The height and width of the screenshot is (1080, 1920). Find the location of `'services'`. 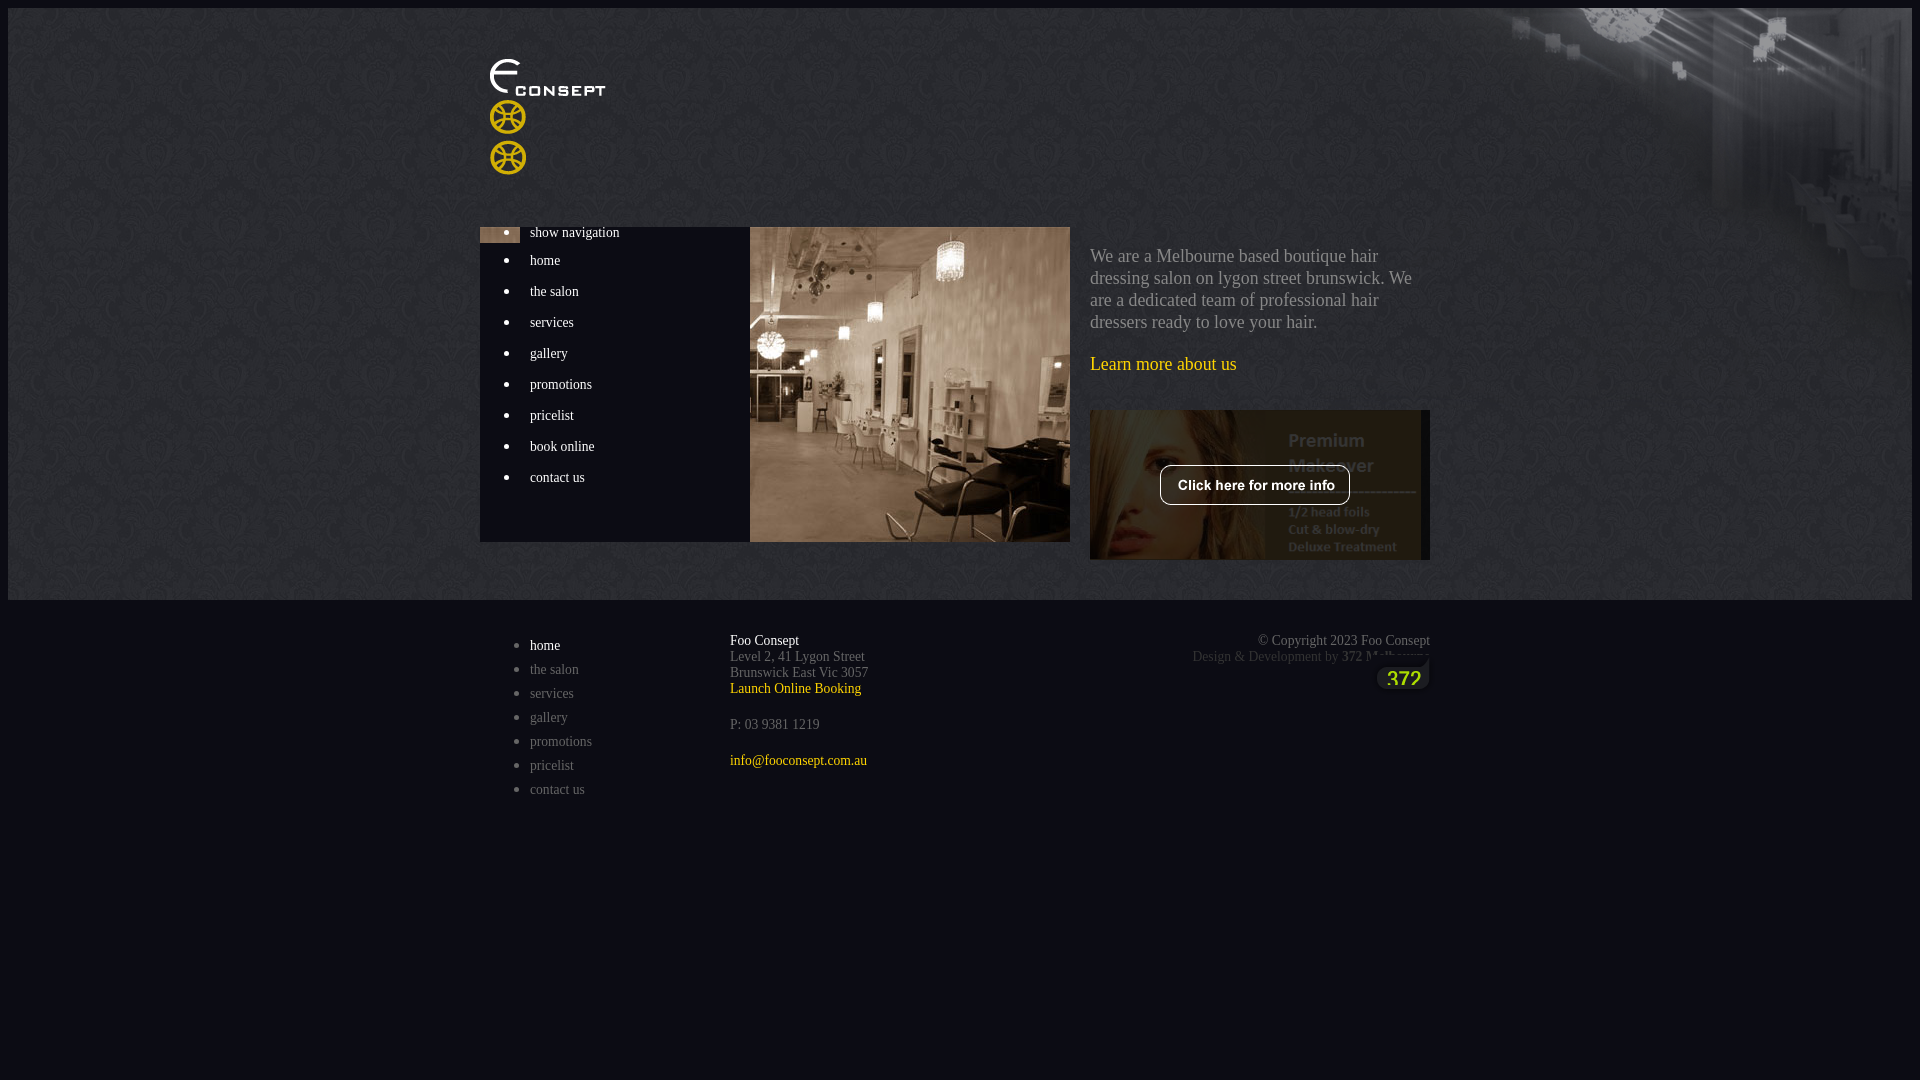

'services' is located at coordinates (519, 322).